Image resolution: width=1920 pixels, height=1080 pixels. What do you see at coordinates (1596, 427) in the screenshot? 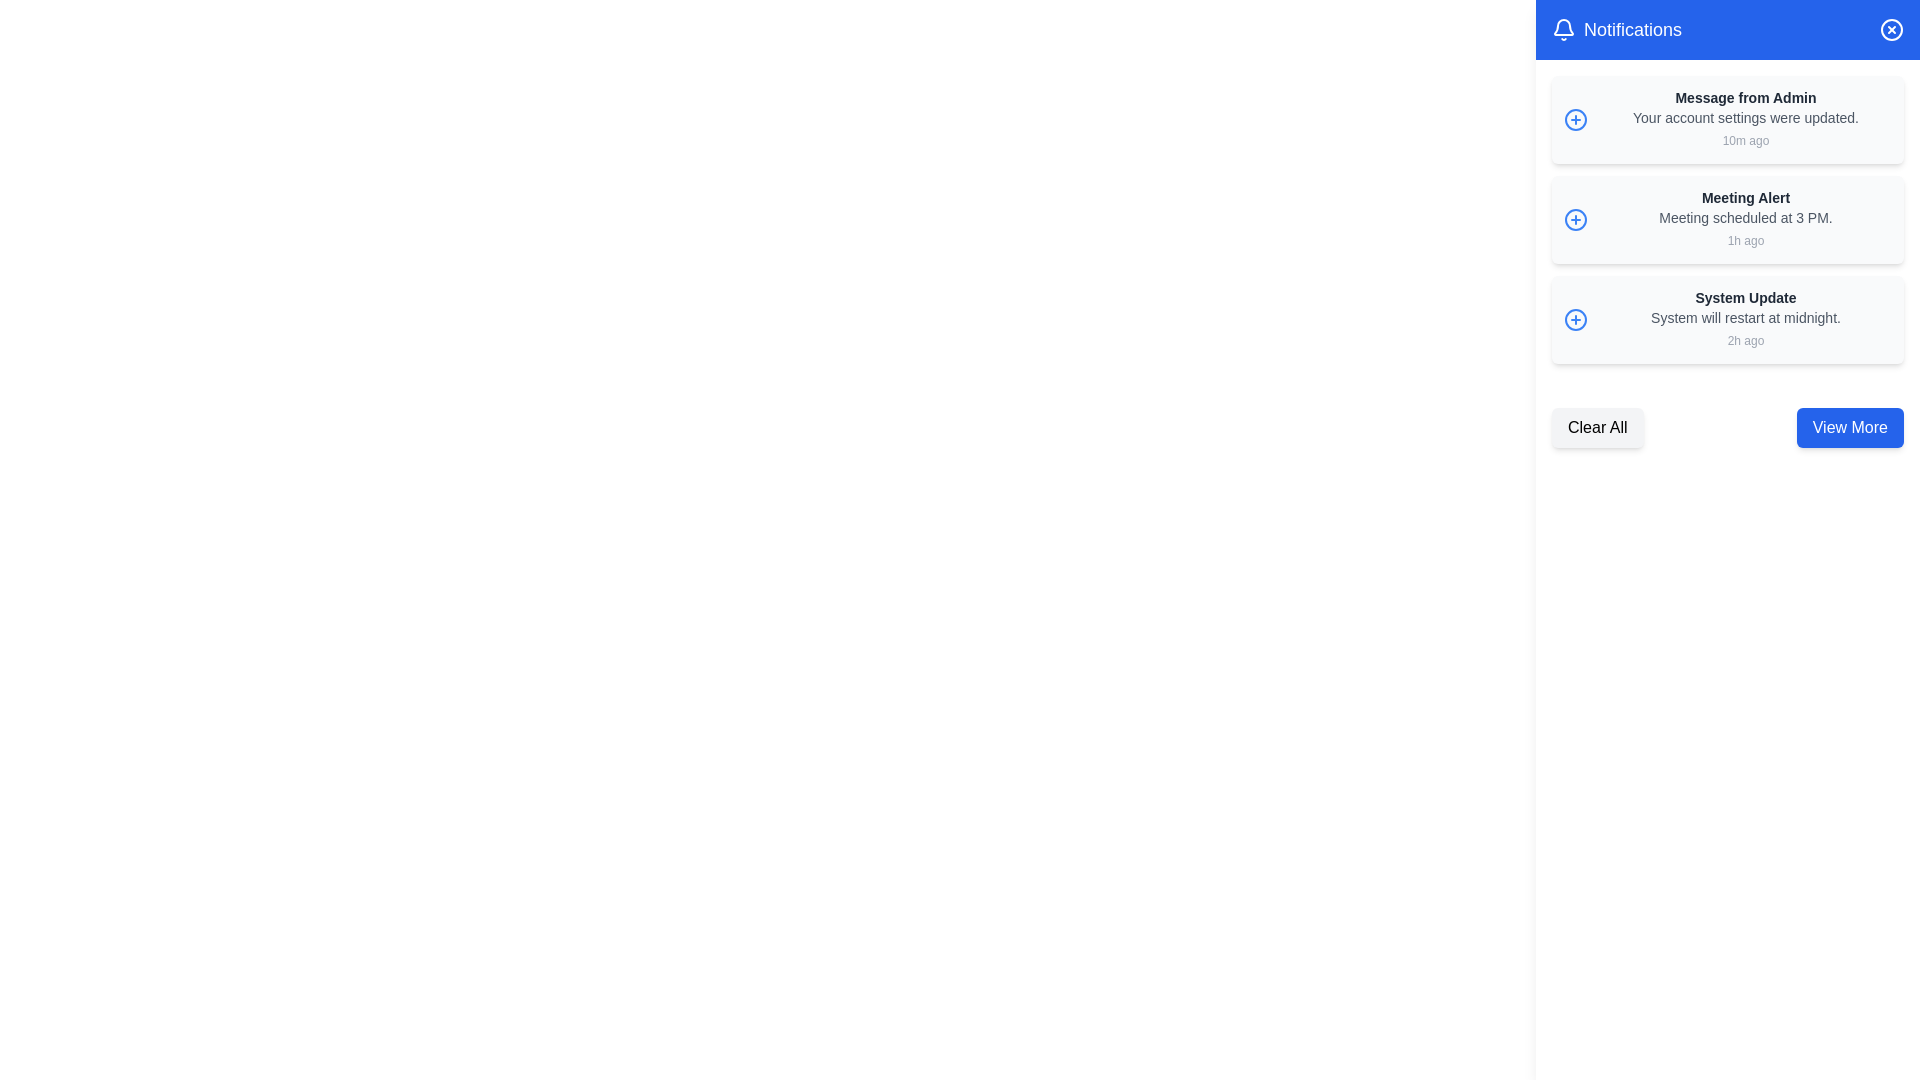
I see `the 'Clear All' button, which is a rectangular button with a gray background and rounded corners, to clear all notifications` at bounding box center [1596, 427].